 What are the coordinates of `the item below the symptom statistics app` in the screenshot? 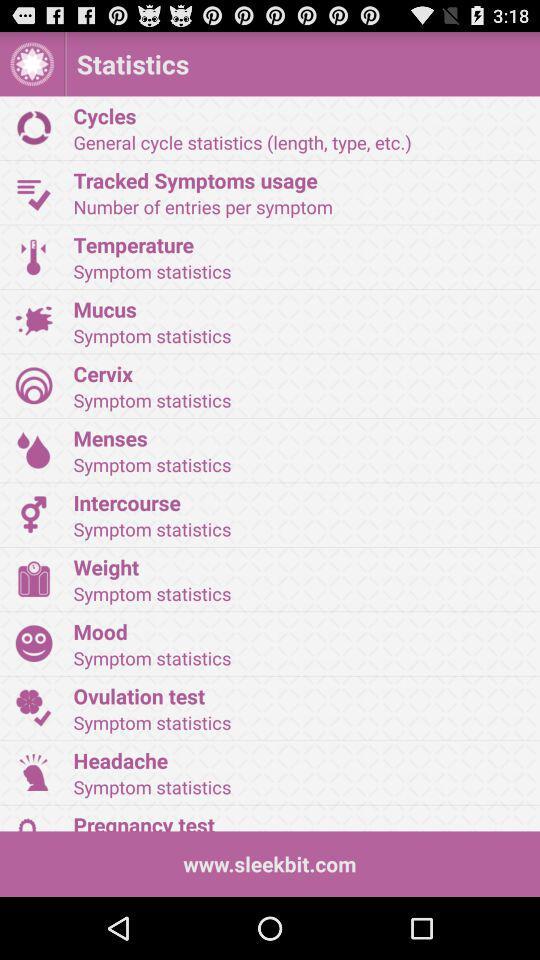 It's located at (299, 372).